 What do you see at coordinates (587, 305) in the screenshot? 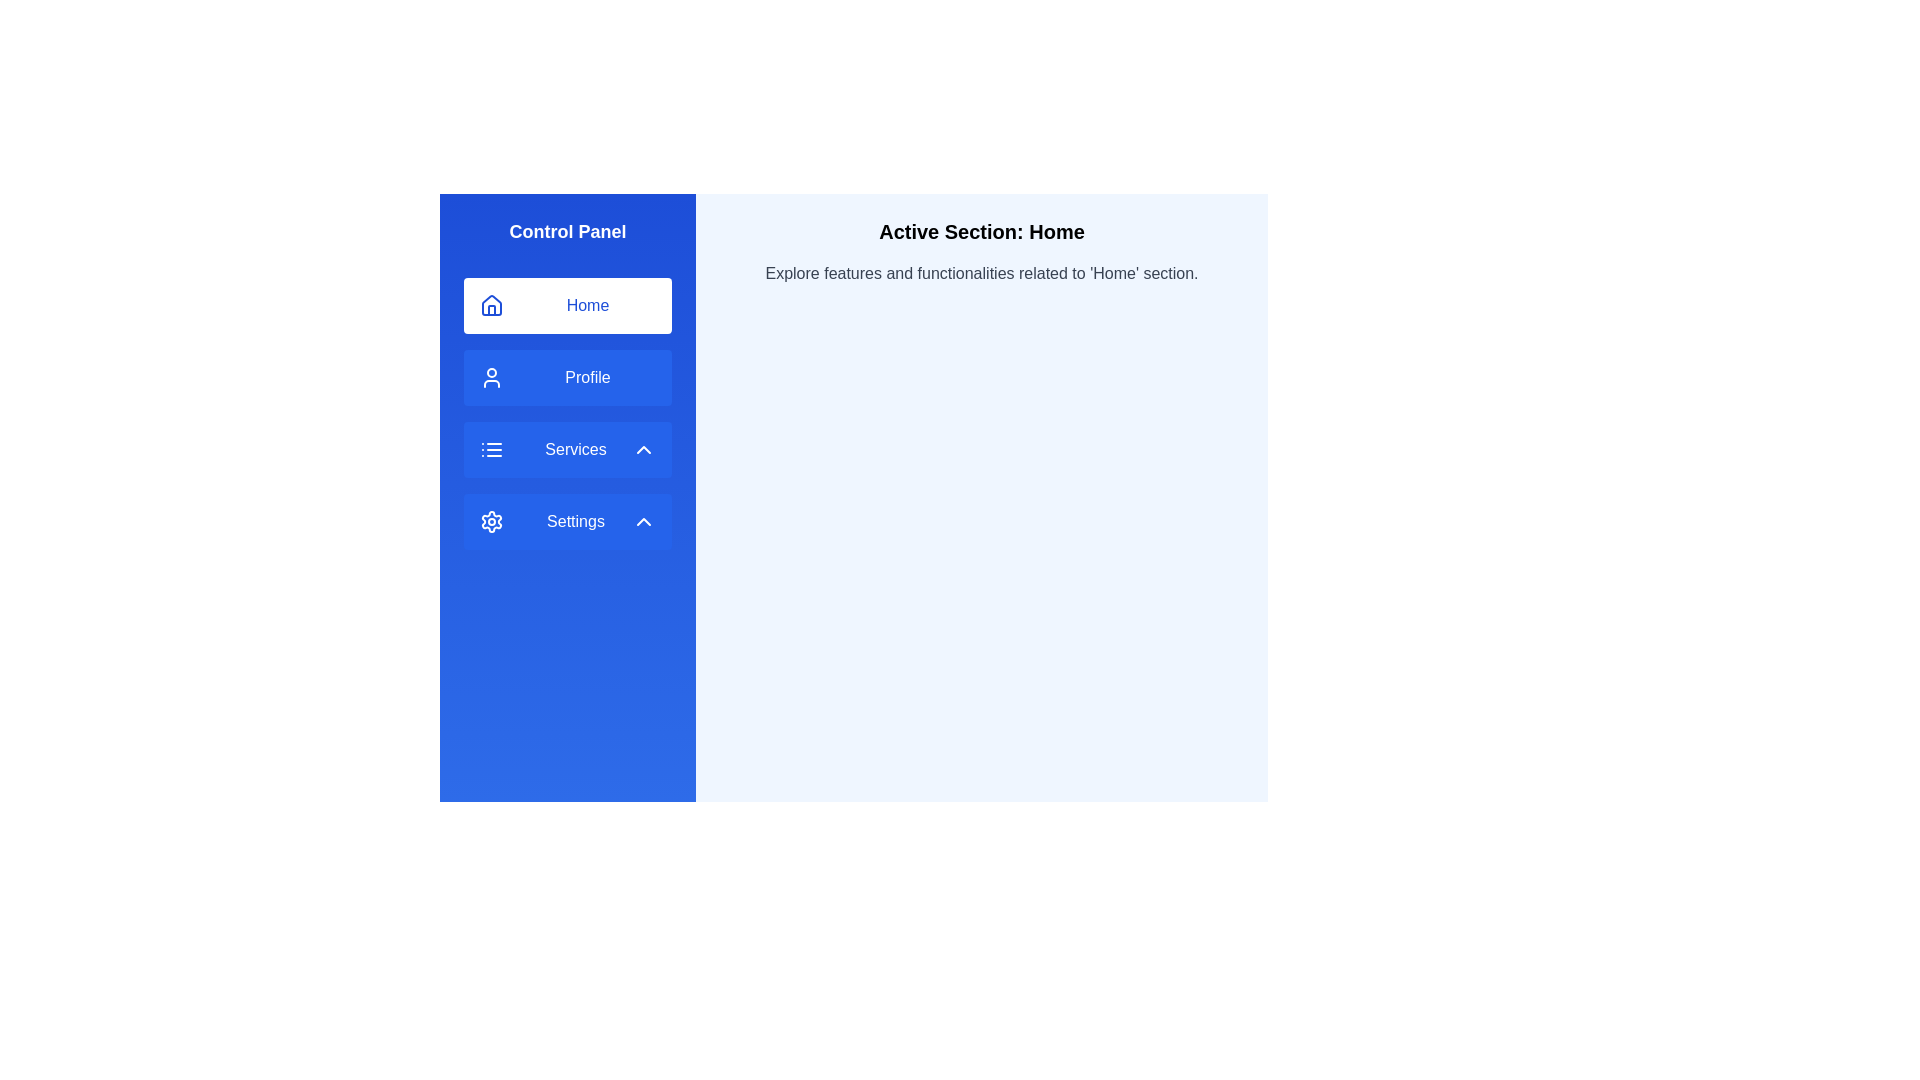
I see `the 'Home' text label, which is styled in blue and positioned next to the house icon in the vertical navigation bar on the left side of the interface` at bounding box center [587, 305].